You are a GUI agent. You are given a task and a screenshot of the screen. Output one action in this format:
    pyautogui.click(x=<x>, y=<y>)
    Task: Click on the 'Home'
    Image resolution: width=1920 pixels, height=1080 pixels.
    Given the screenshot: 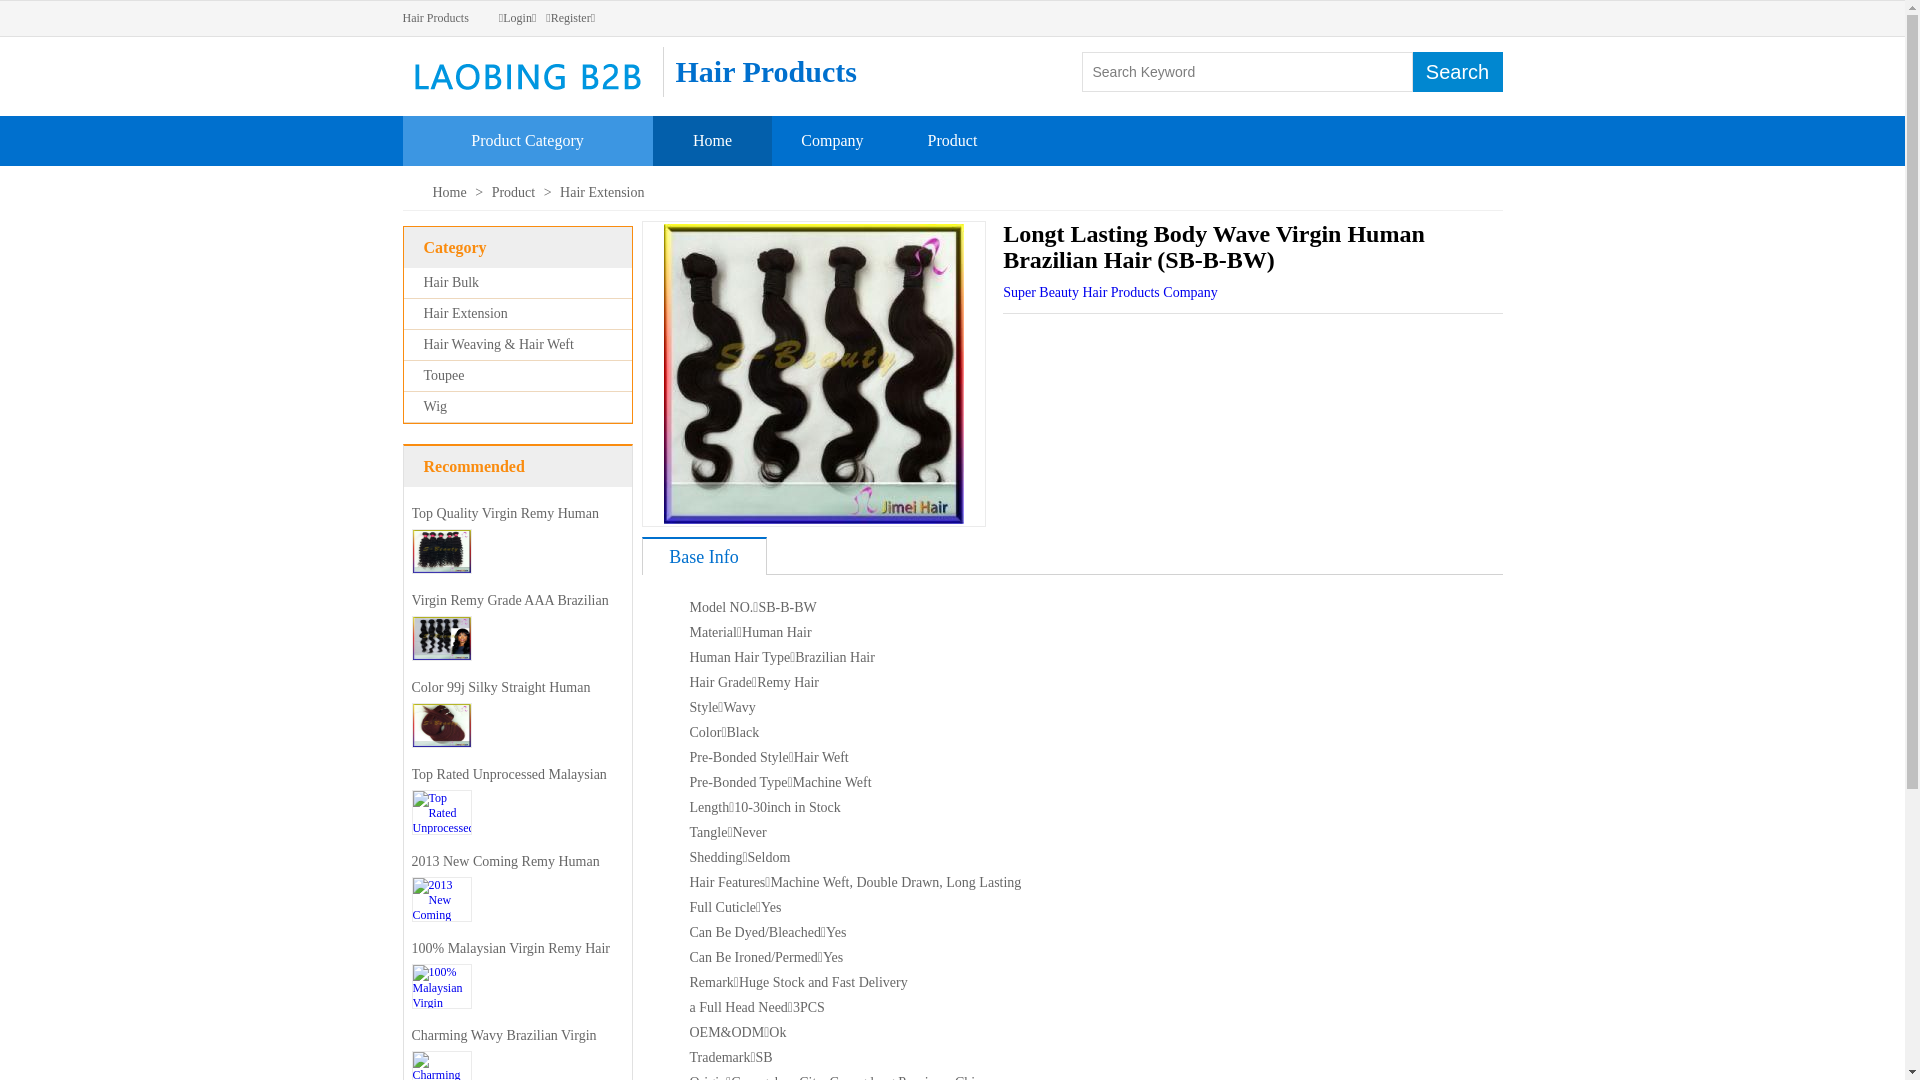 What is the action you would take?
    pyautogui.click(x=712, y=139)
    